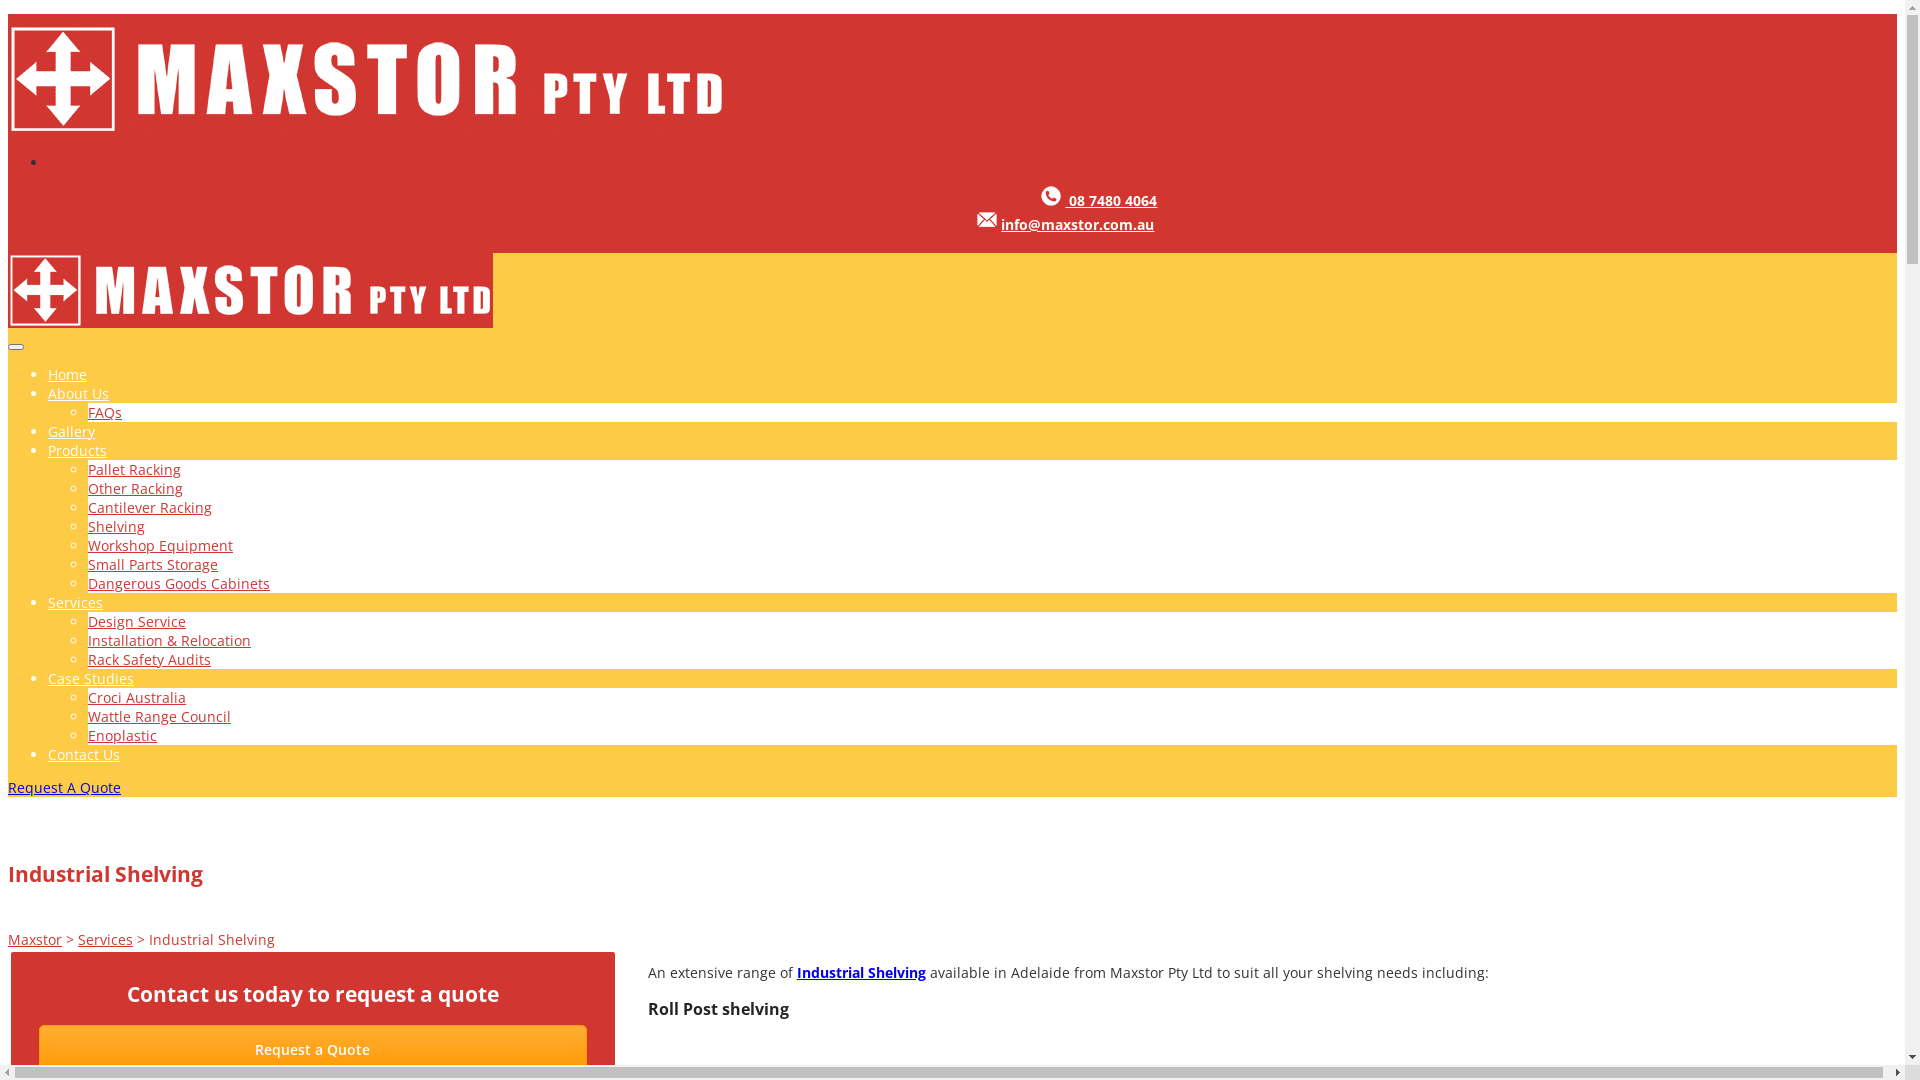  What do you see at coordinates (121, 735) in the screenshot?
I see `'Enoplastic'` at bounding box center [121, 735].